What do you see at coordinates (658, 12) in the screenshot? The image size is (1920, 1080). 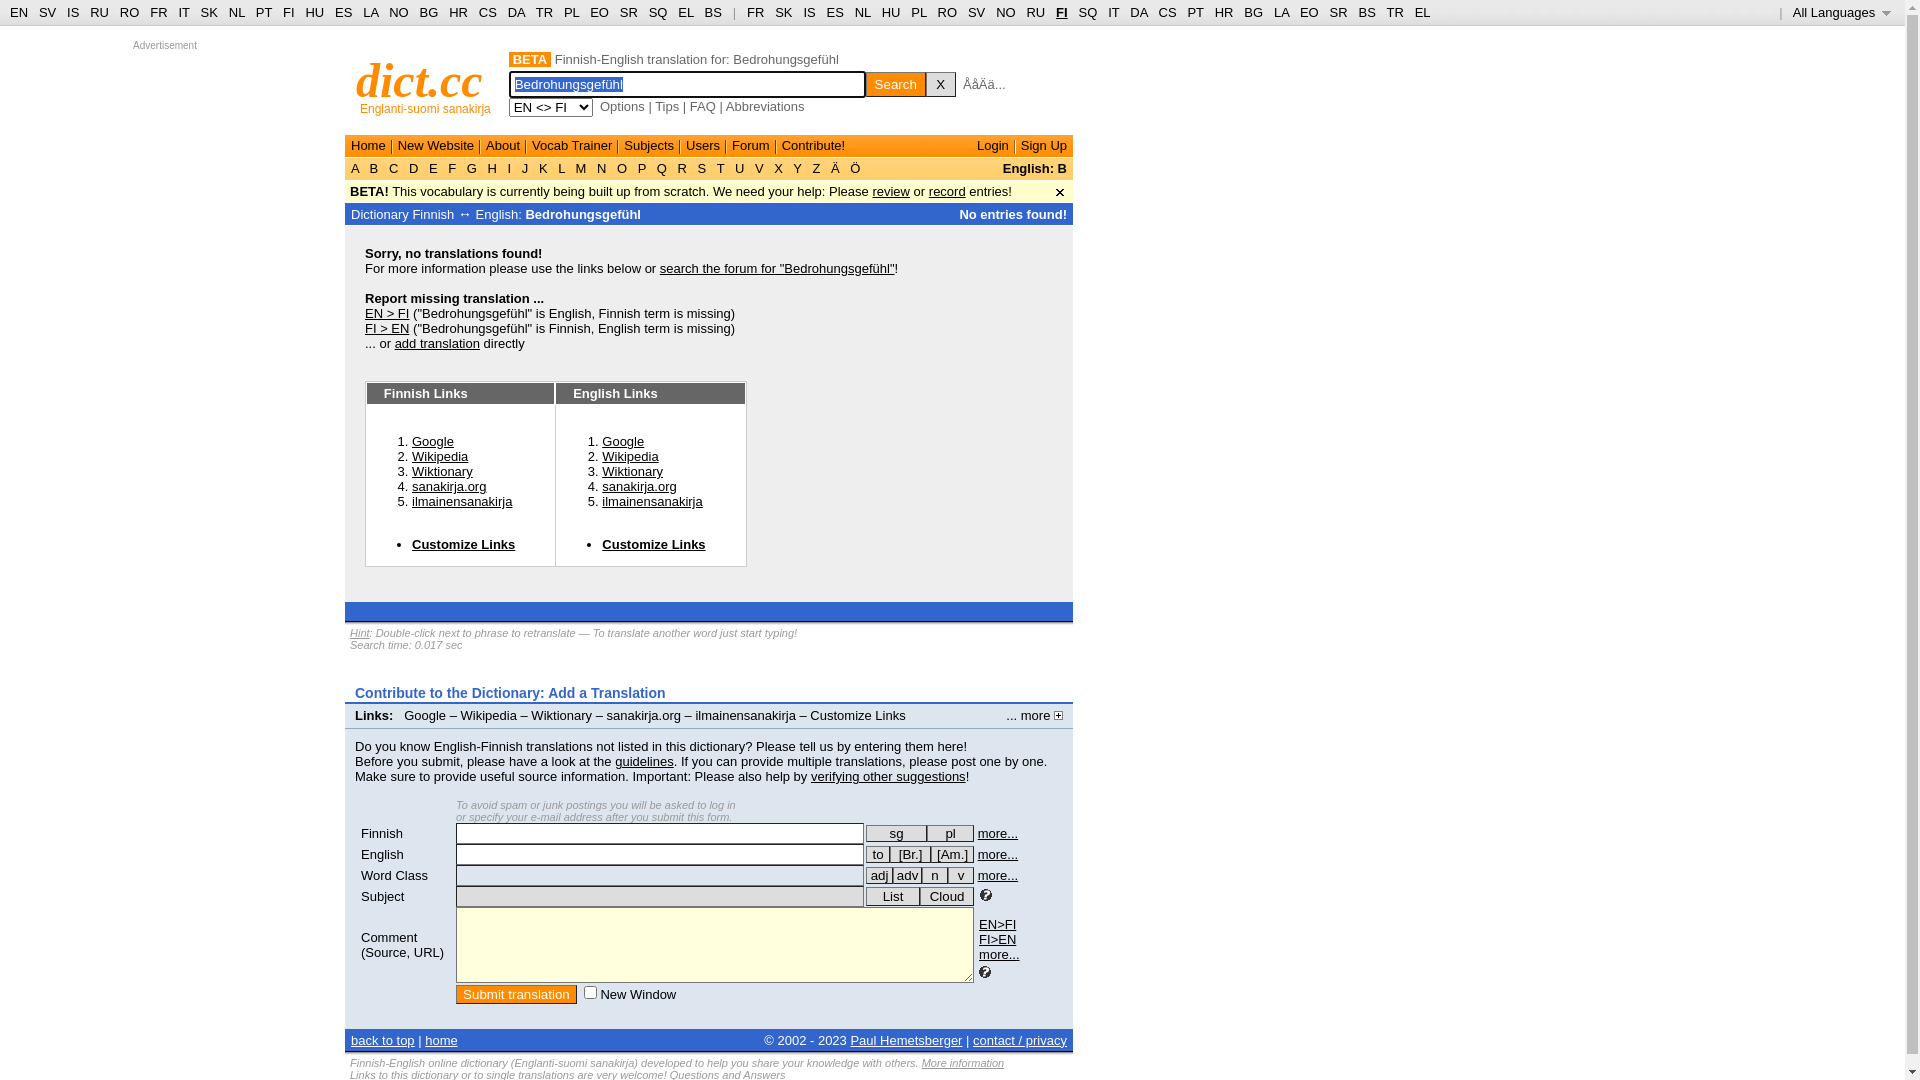 I see `'SQ'` at bounding box center [658, 12].